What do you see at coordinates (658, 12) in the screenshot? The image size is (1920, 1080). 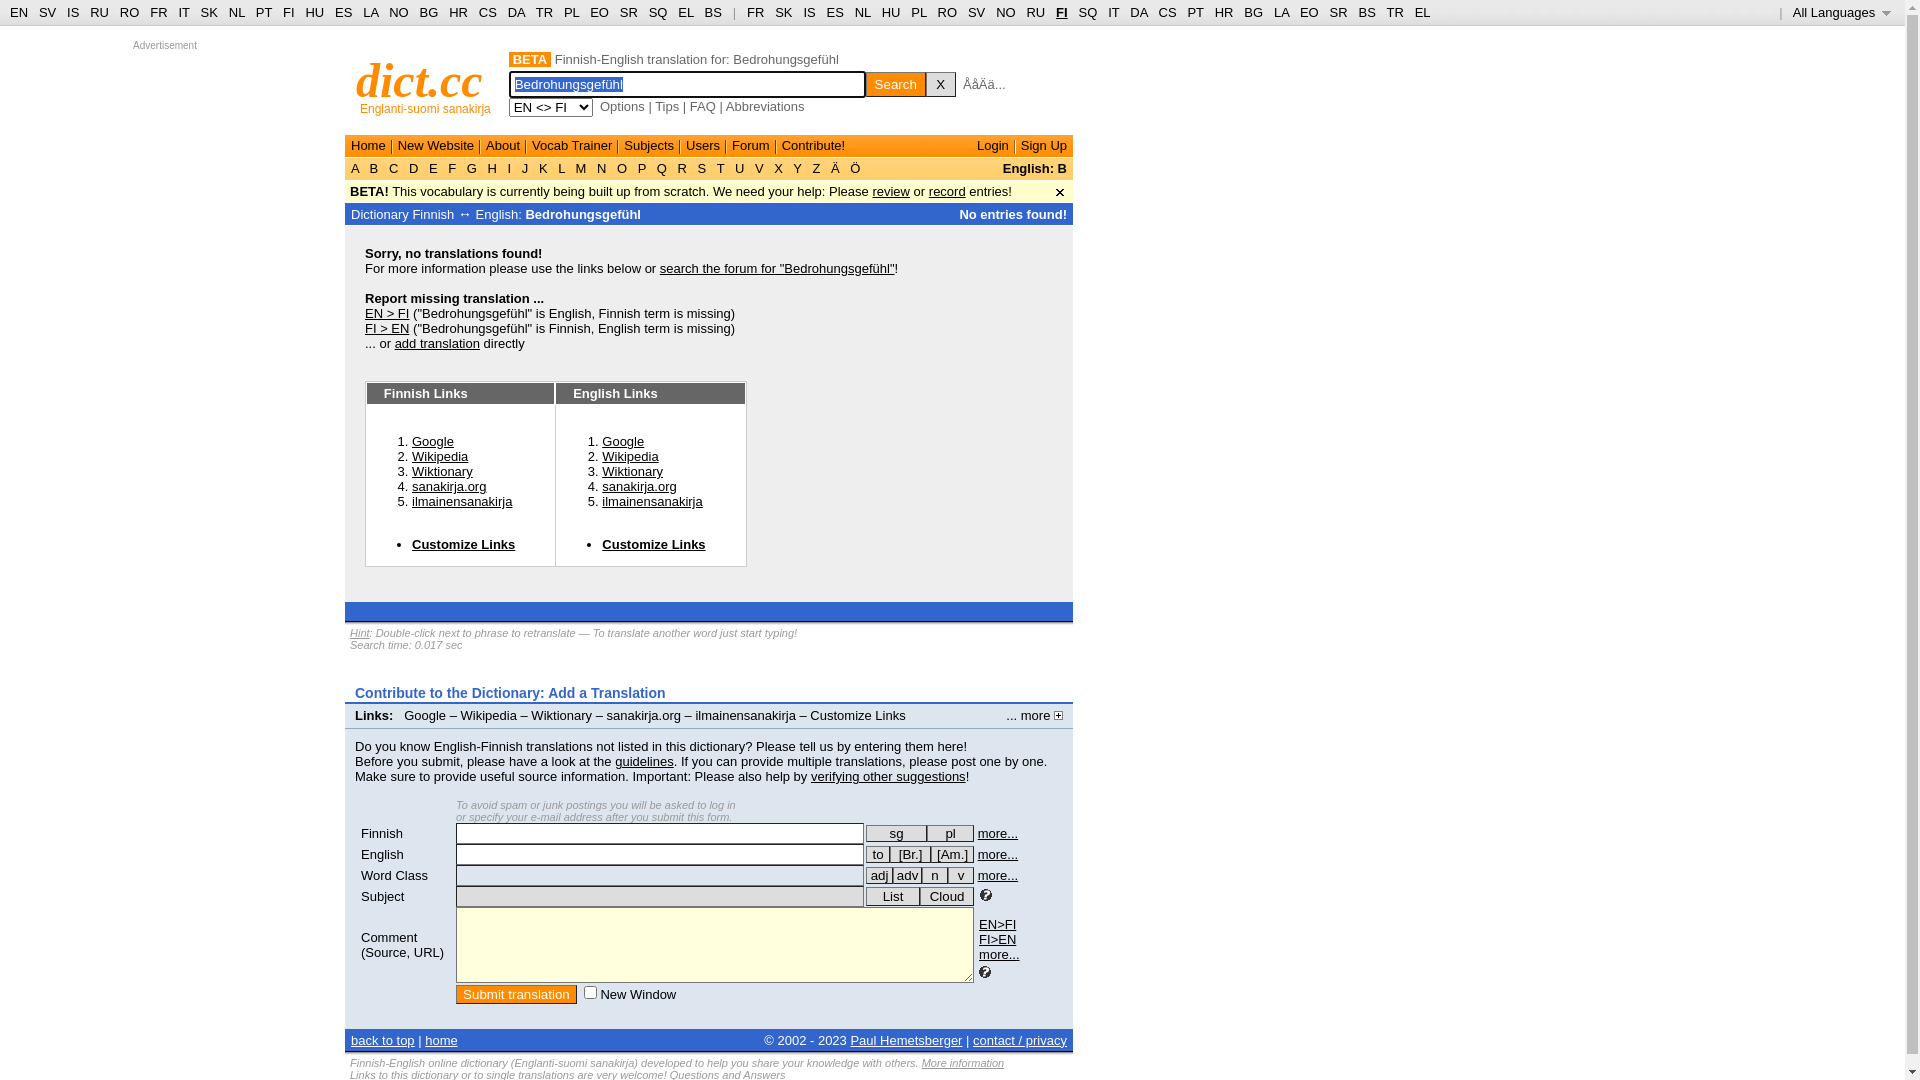 I see `'SQ'` at bounding box center [658, 12].